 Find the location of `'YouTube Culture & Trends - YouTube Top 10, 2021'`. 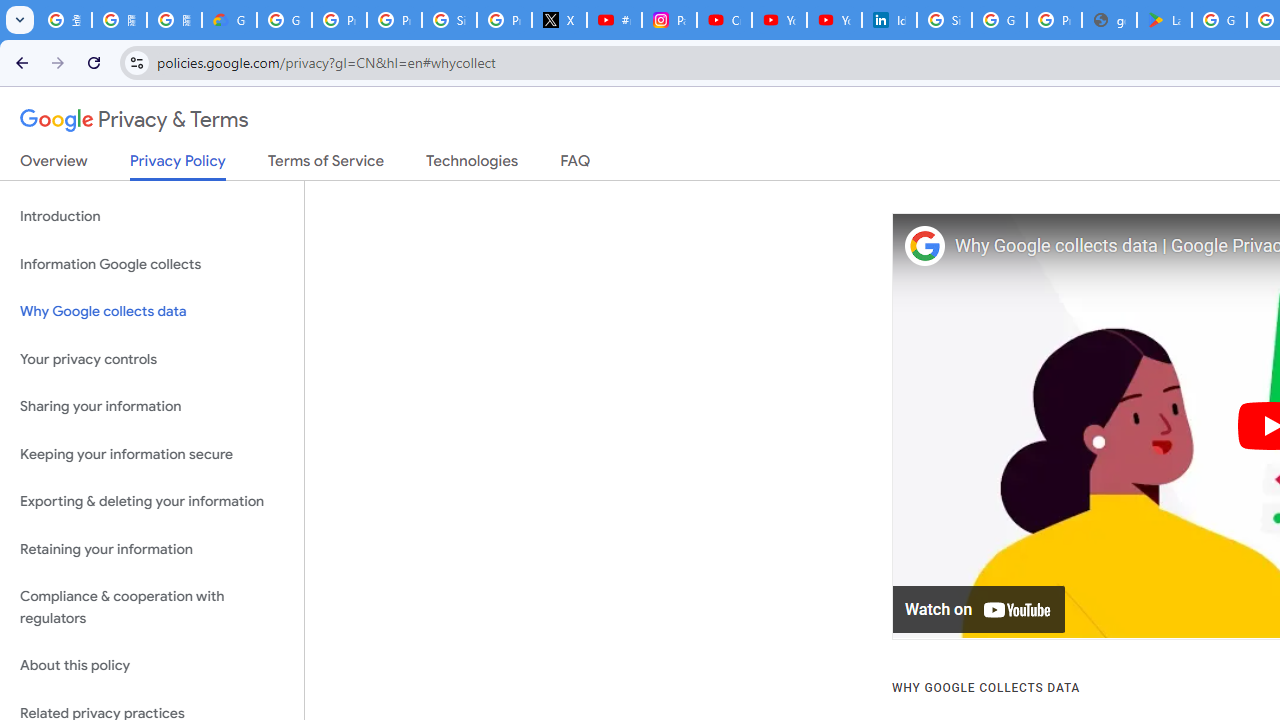

'YouTube Culture & Trends - YouTube Top 10, 2021' is located at coordinates (833, 20).